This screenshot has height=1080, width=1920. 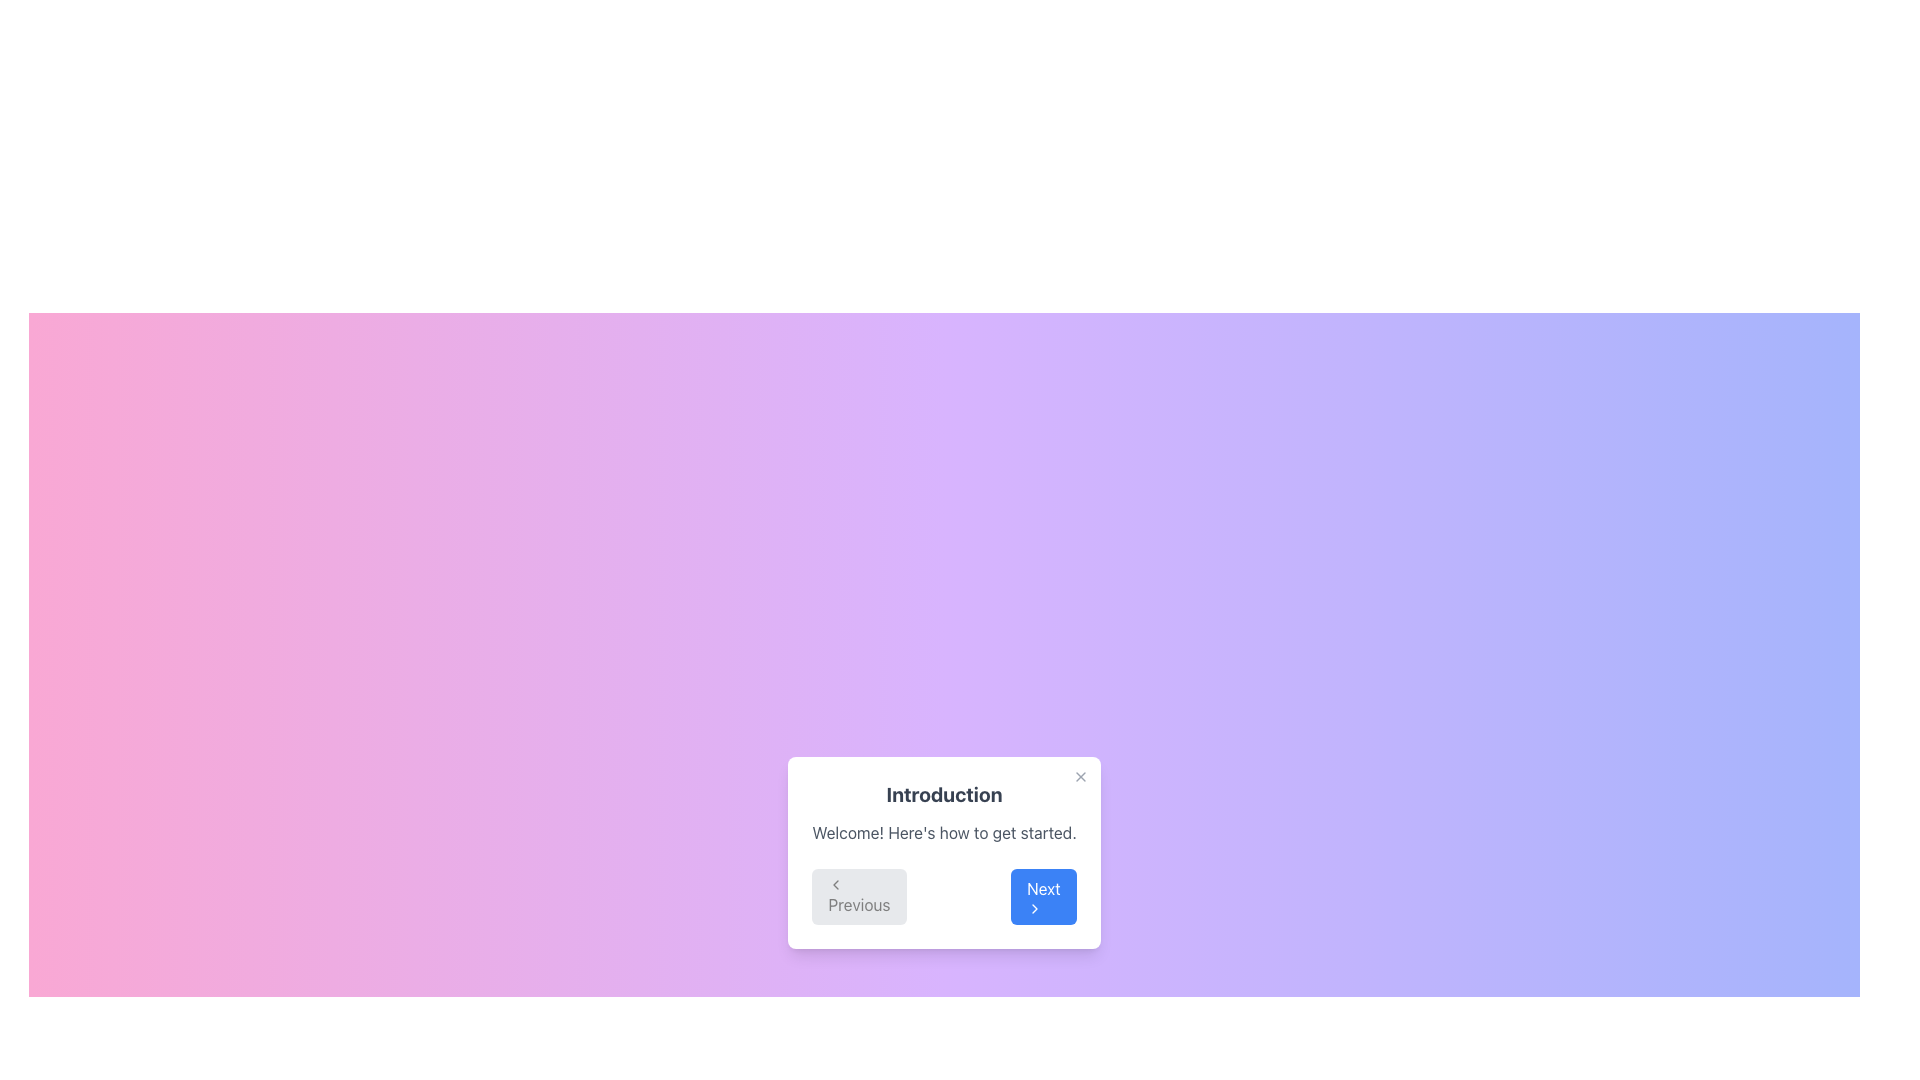 What do you see at coordinates (1035, 909) in the screenshot?
I see `the right-pointing chevron icon located within the blue 'Next' button at the bottom right of the modal dialog box to interact with the button` at bounding box center [1035, 909].